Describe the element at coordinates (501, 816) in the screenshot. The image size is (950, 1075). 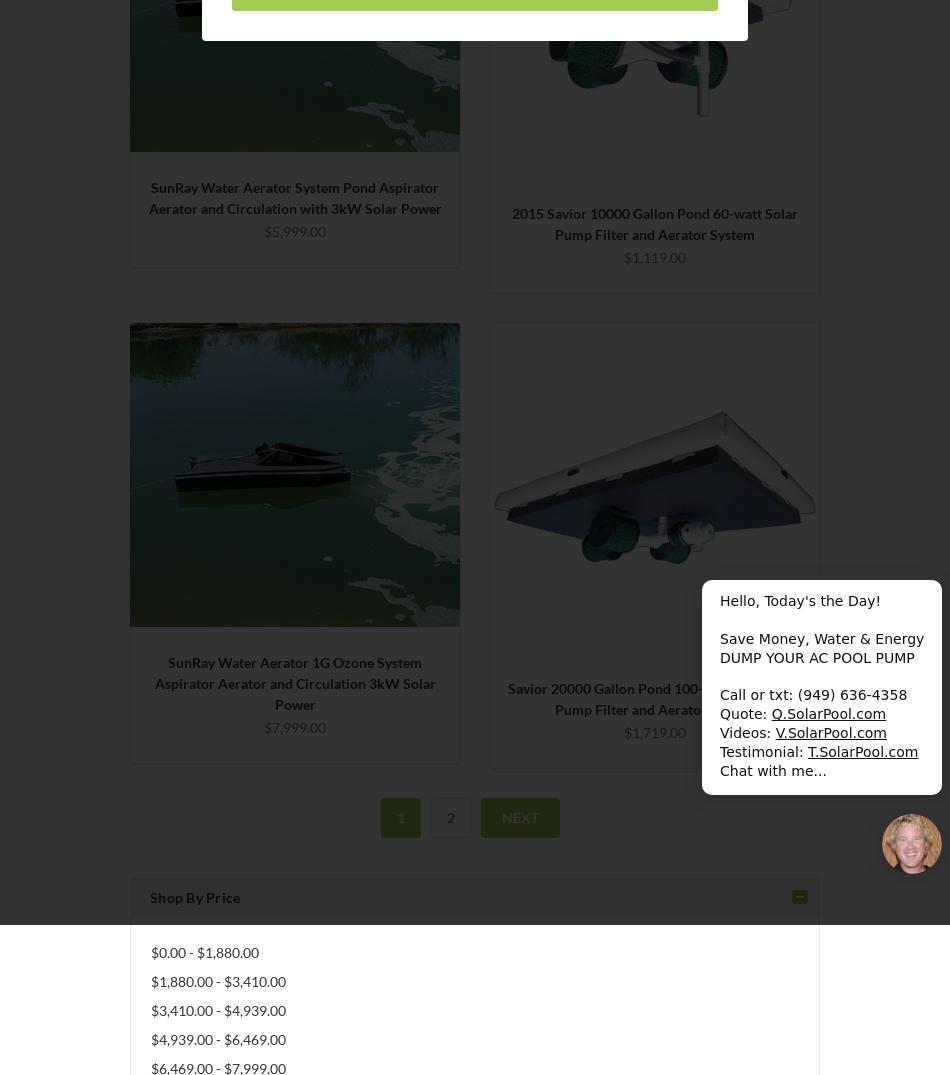
I see `'Next'` at that location.